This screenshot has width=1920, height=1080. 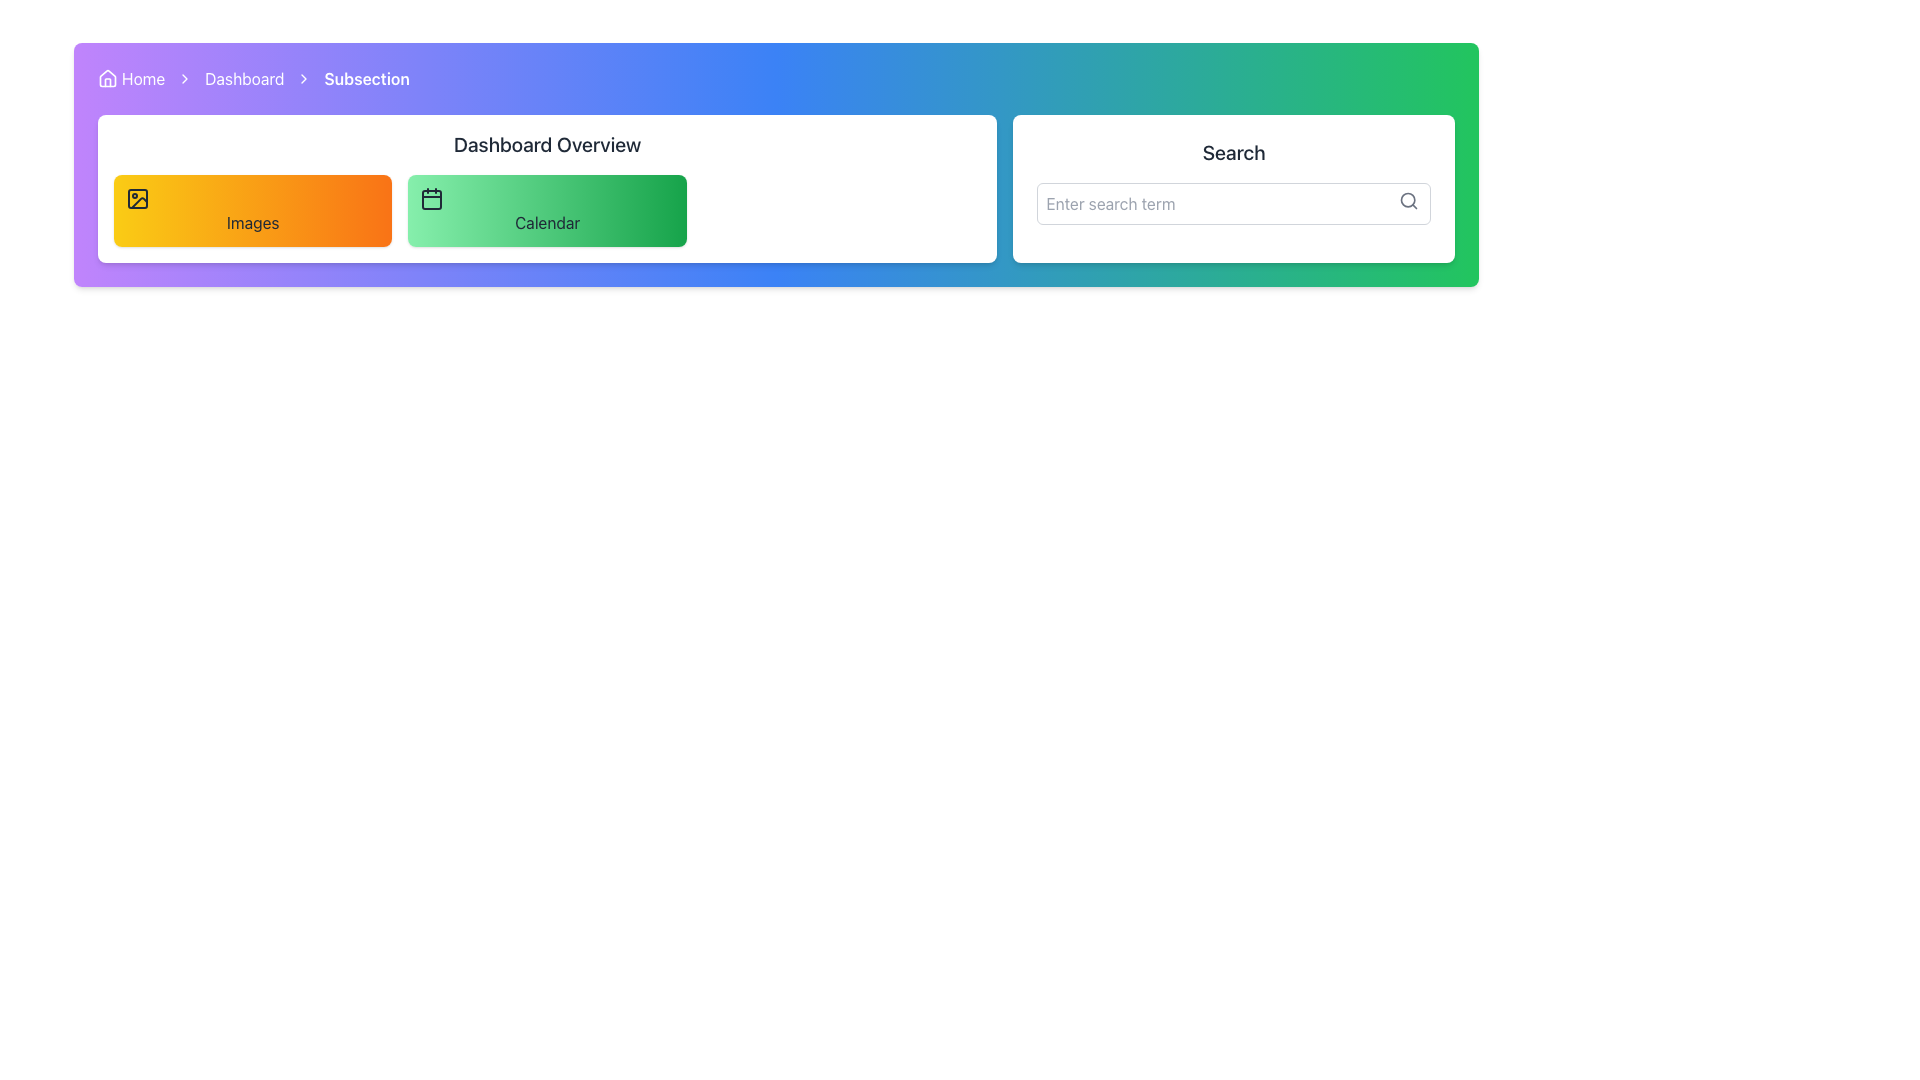 I want to click on the circular SVG graphical shape representing the magnifying glass head in the search icon located inside the search bar group, so click(x=1407, y=200).